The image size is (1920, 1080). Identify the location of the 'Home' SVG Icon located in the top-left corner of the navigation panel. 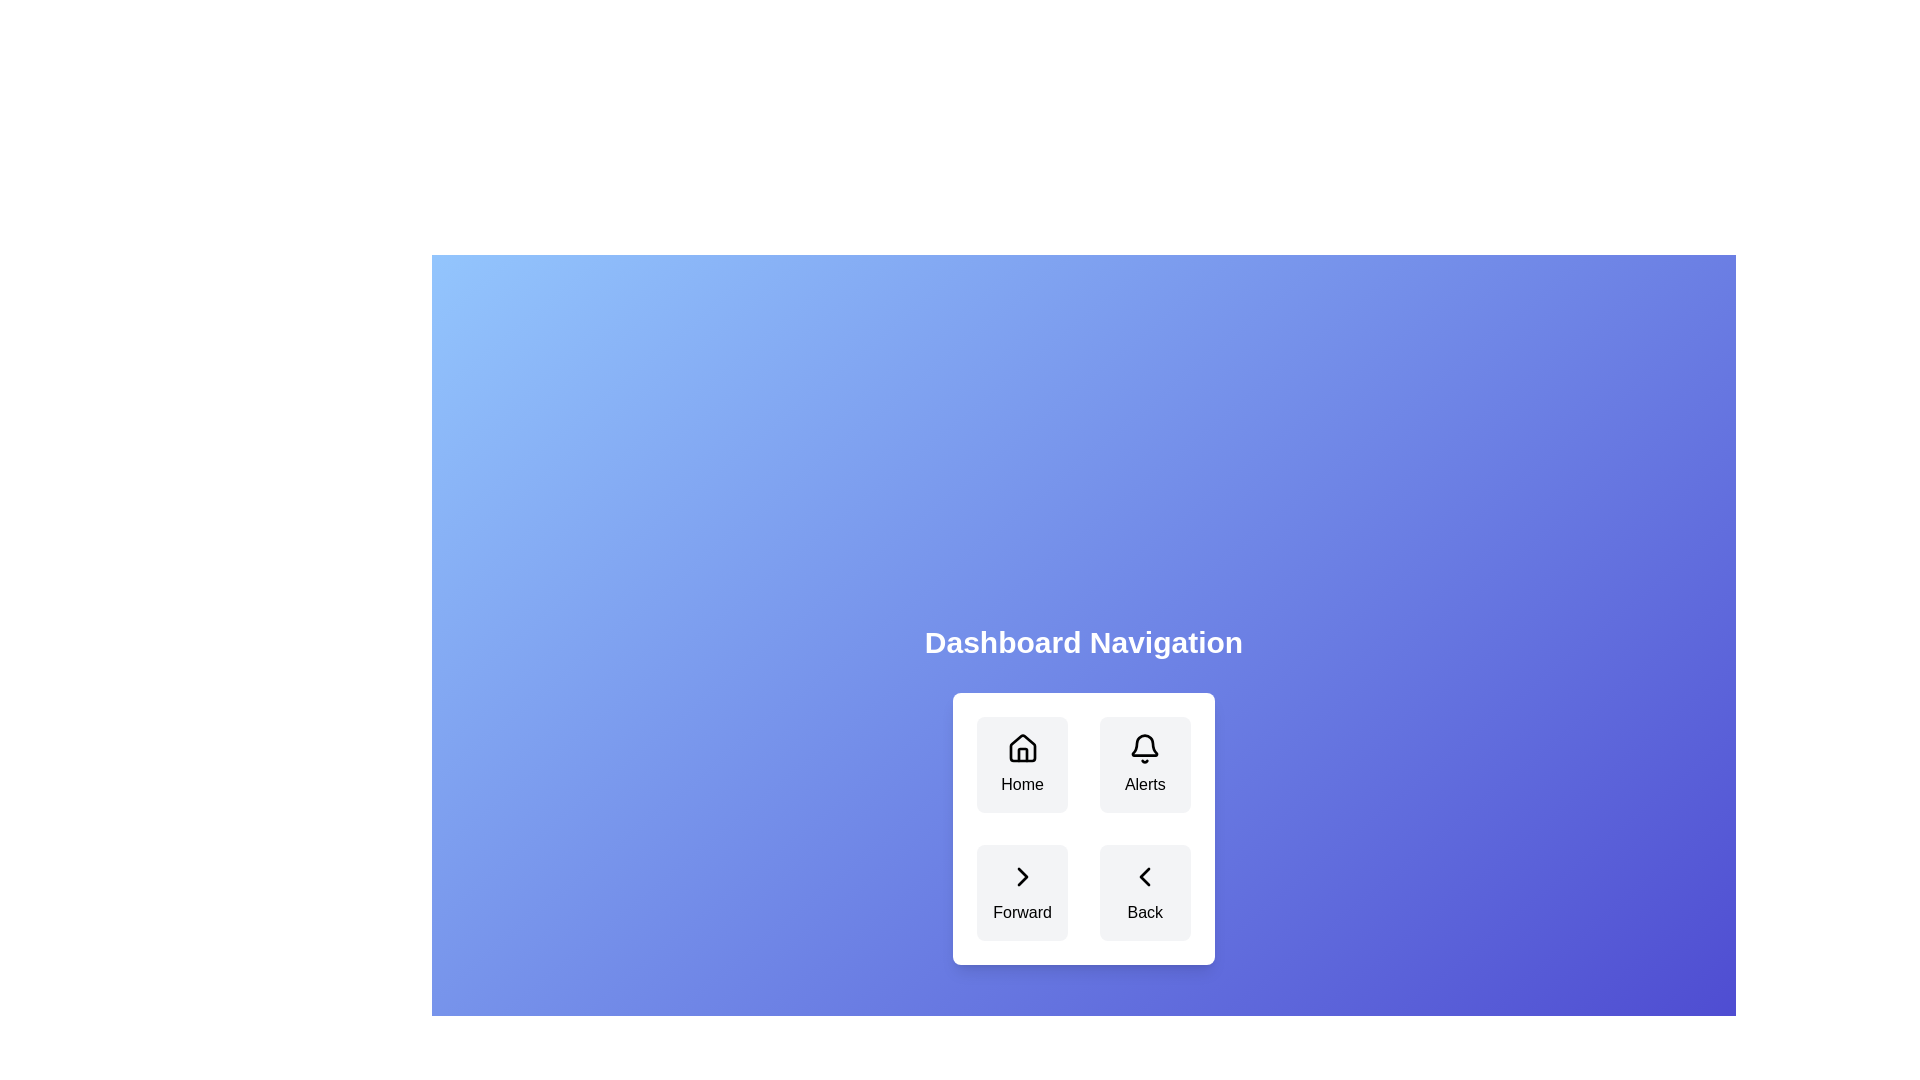
(1022, 748).